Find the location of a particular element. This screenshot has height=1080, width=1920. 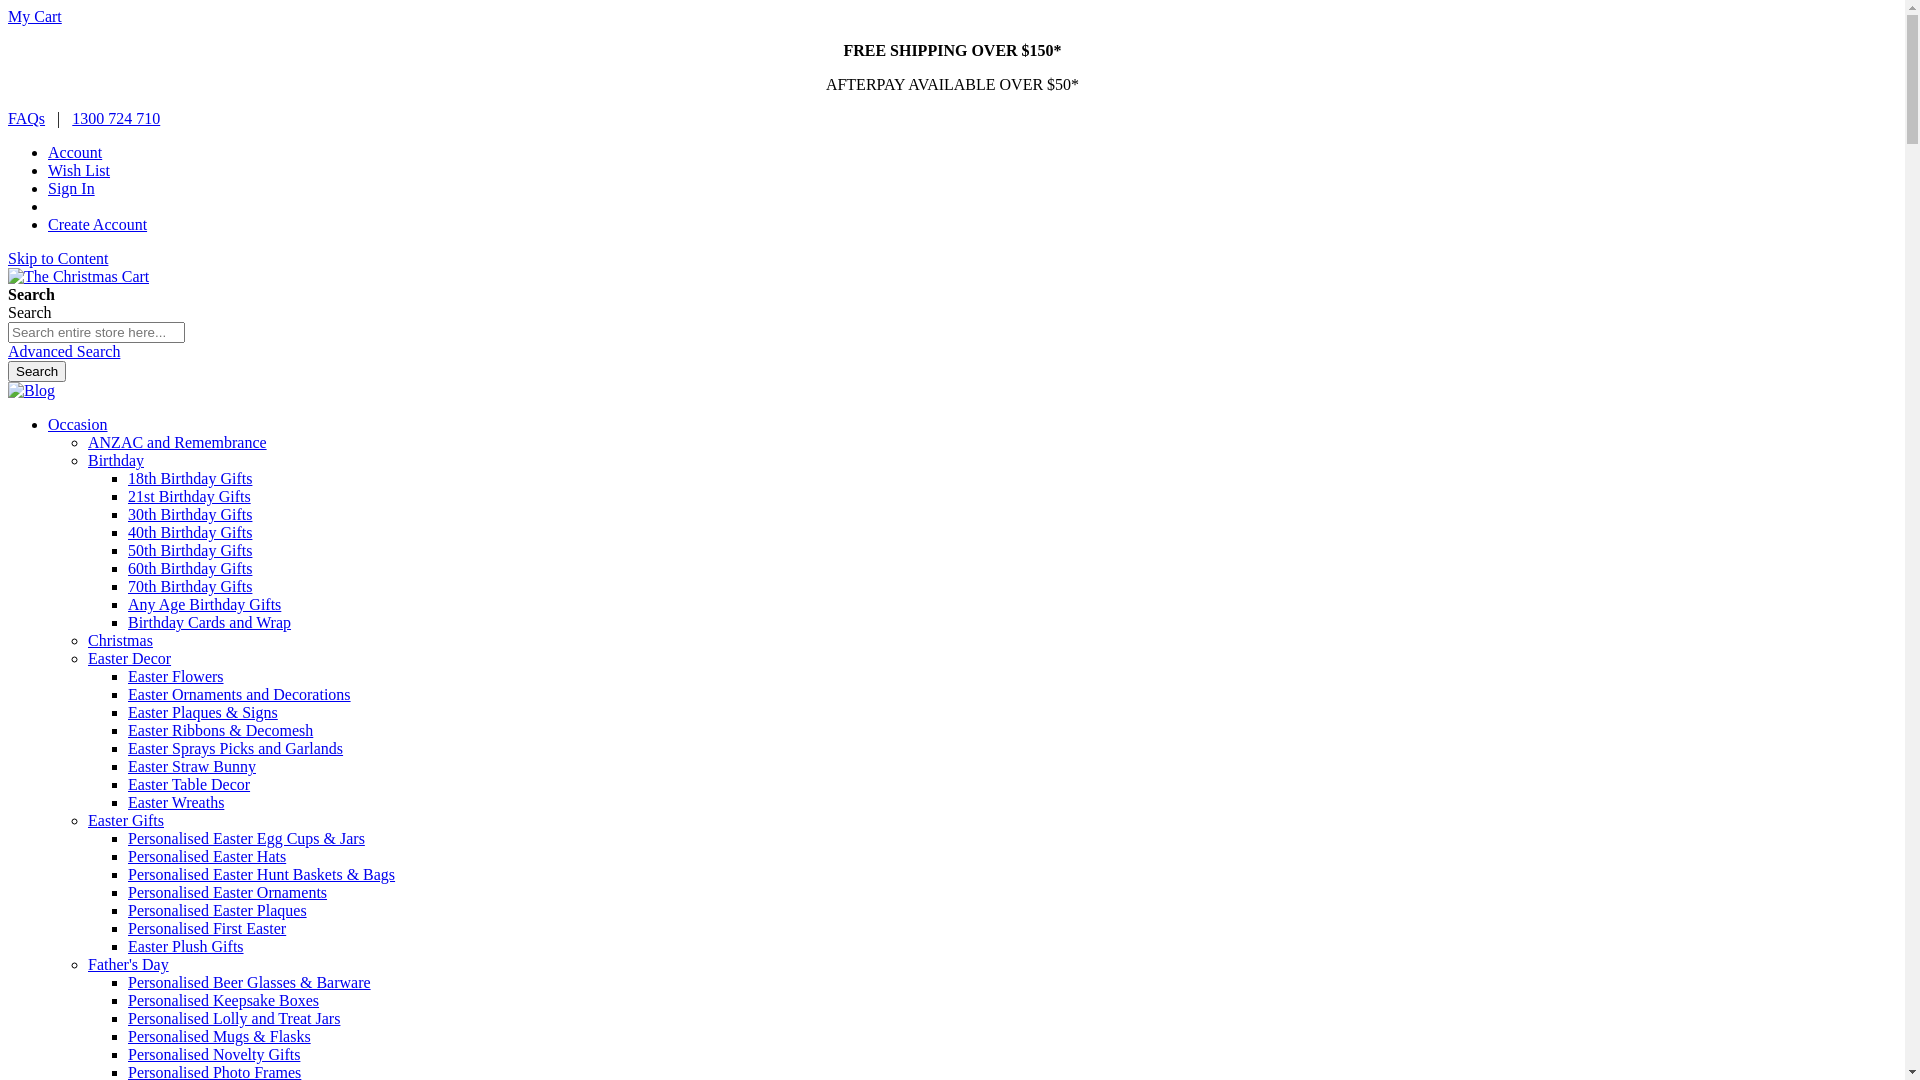

'Wish List' is located at coordinates (78, 169).